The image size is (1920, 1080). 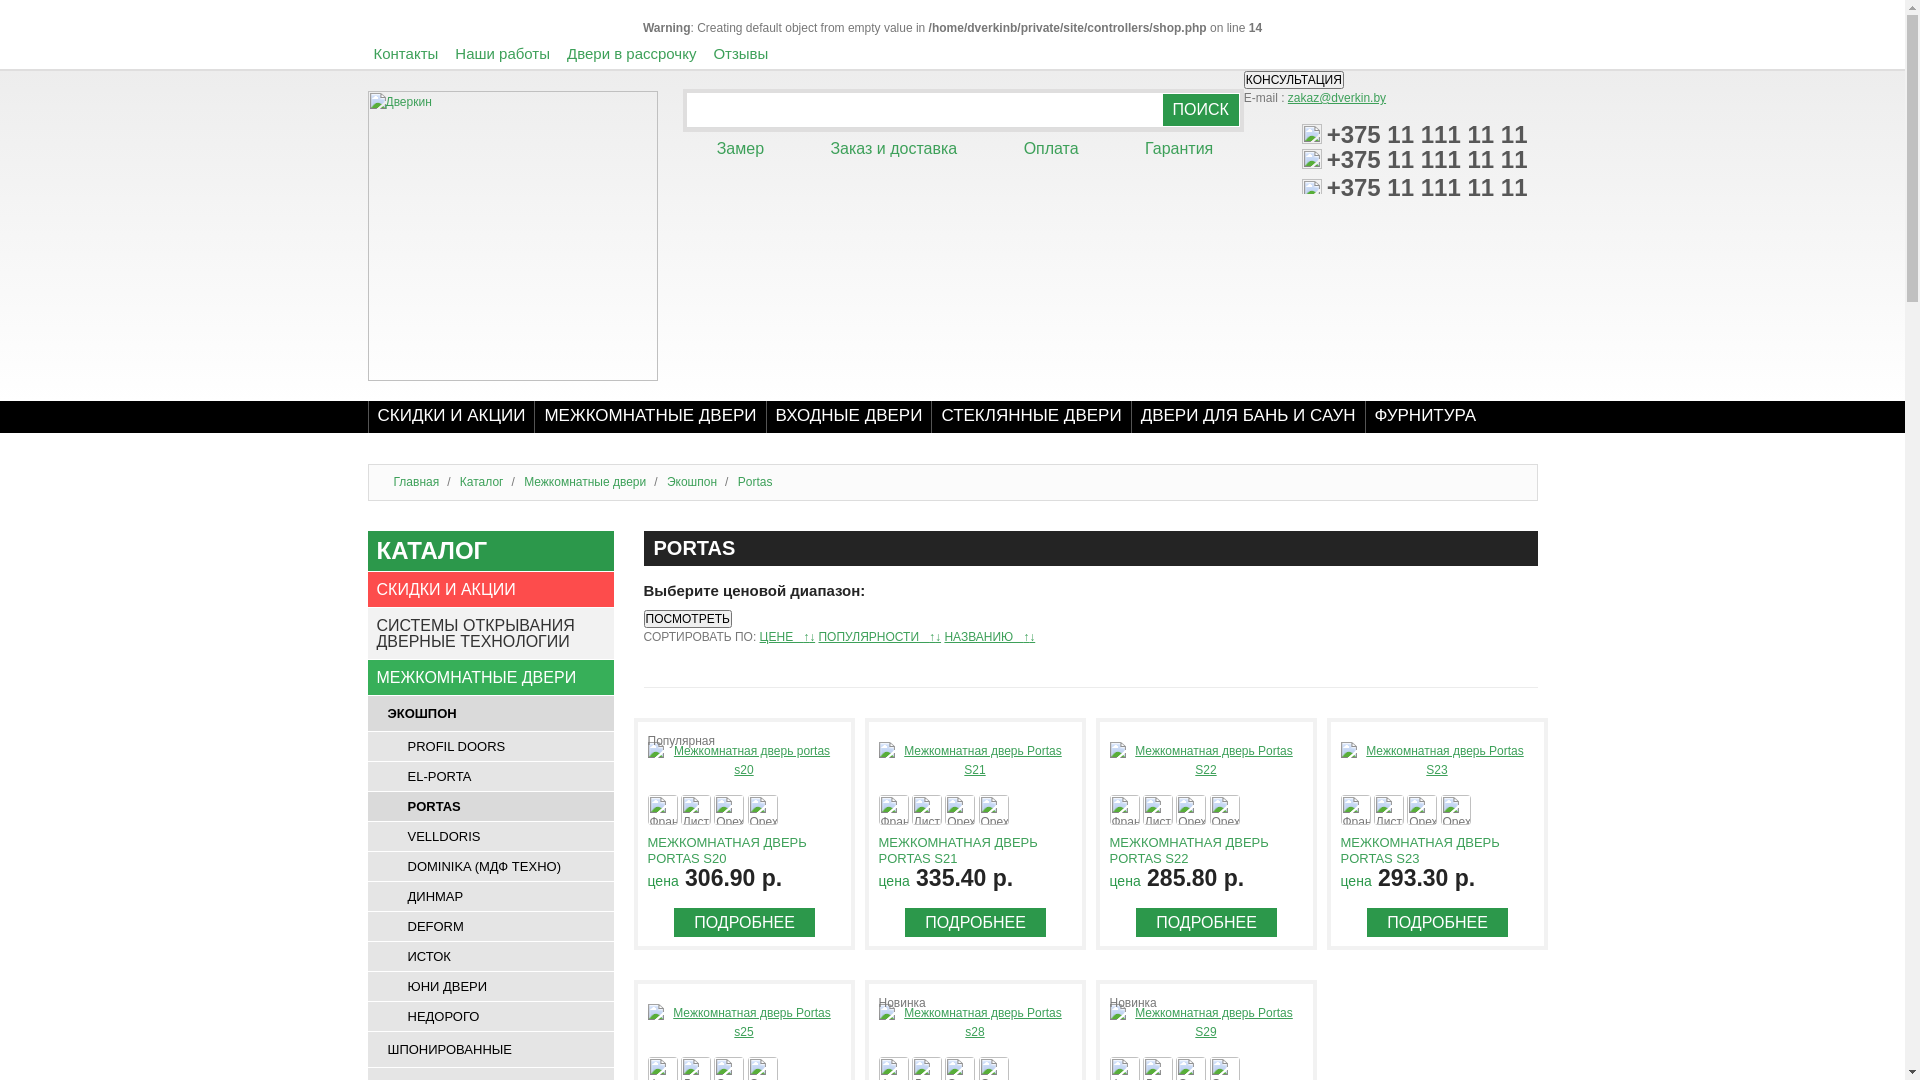 I want to click on 'PORTAS', so click(x=490, y=805).